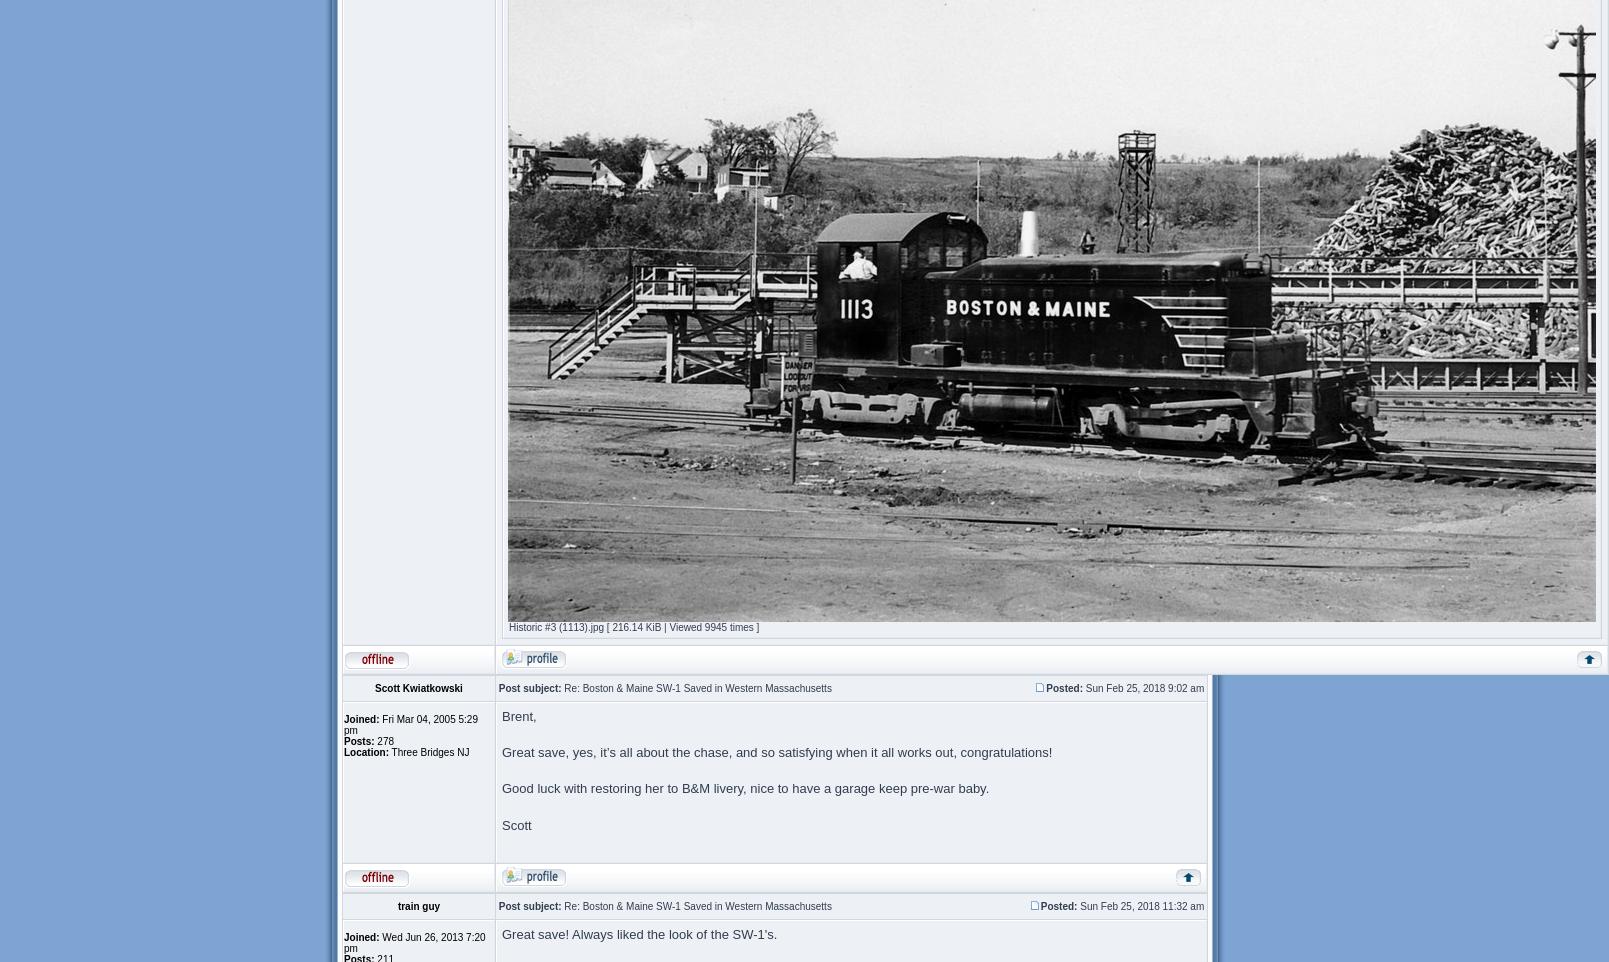 This screenshot has height=962, width=1609. Describe the element at coordinates (344, 740) in the screenshot. I see `'Posts:'` at that location.